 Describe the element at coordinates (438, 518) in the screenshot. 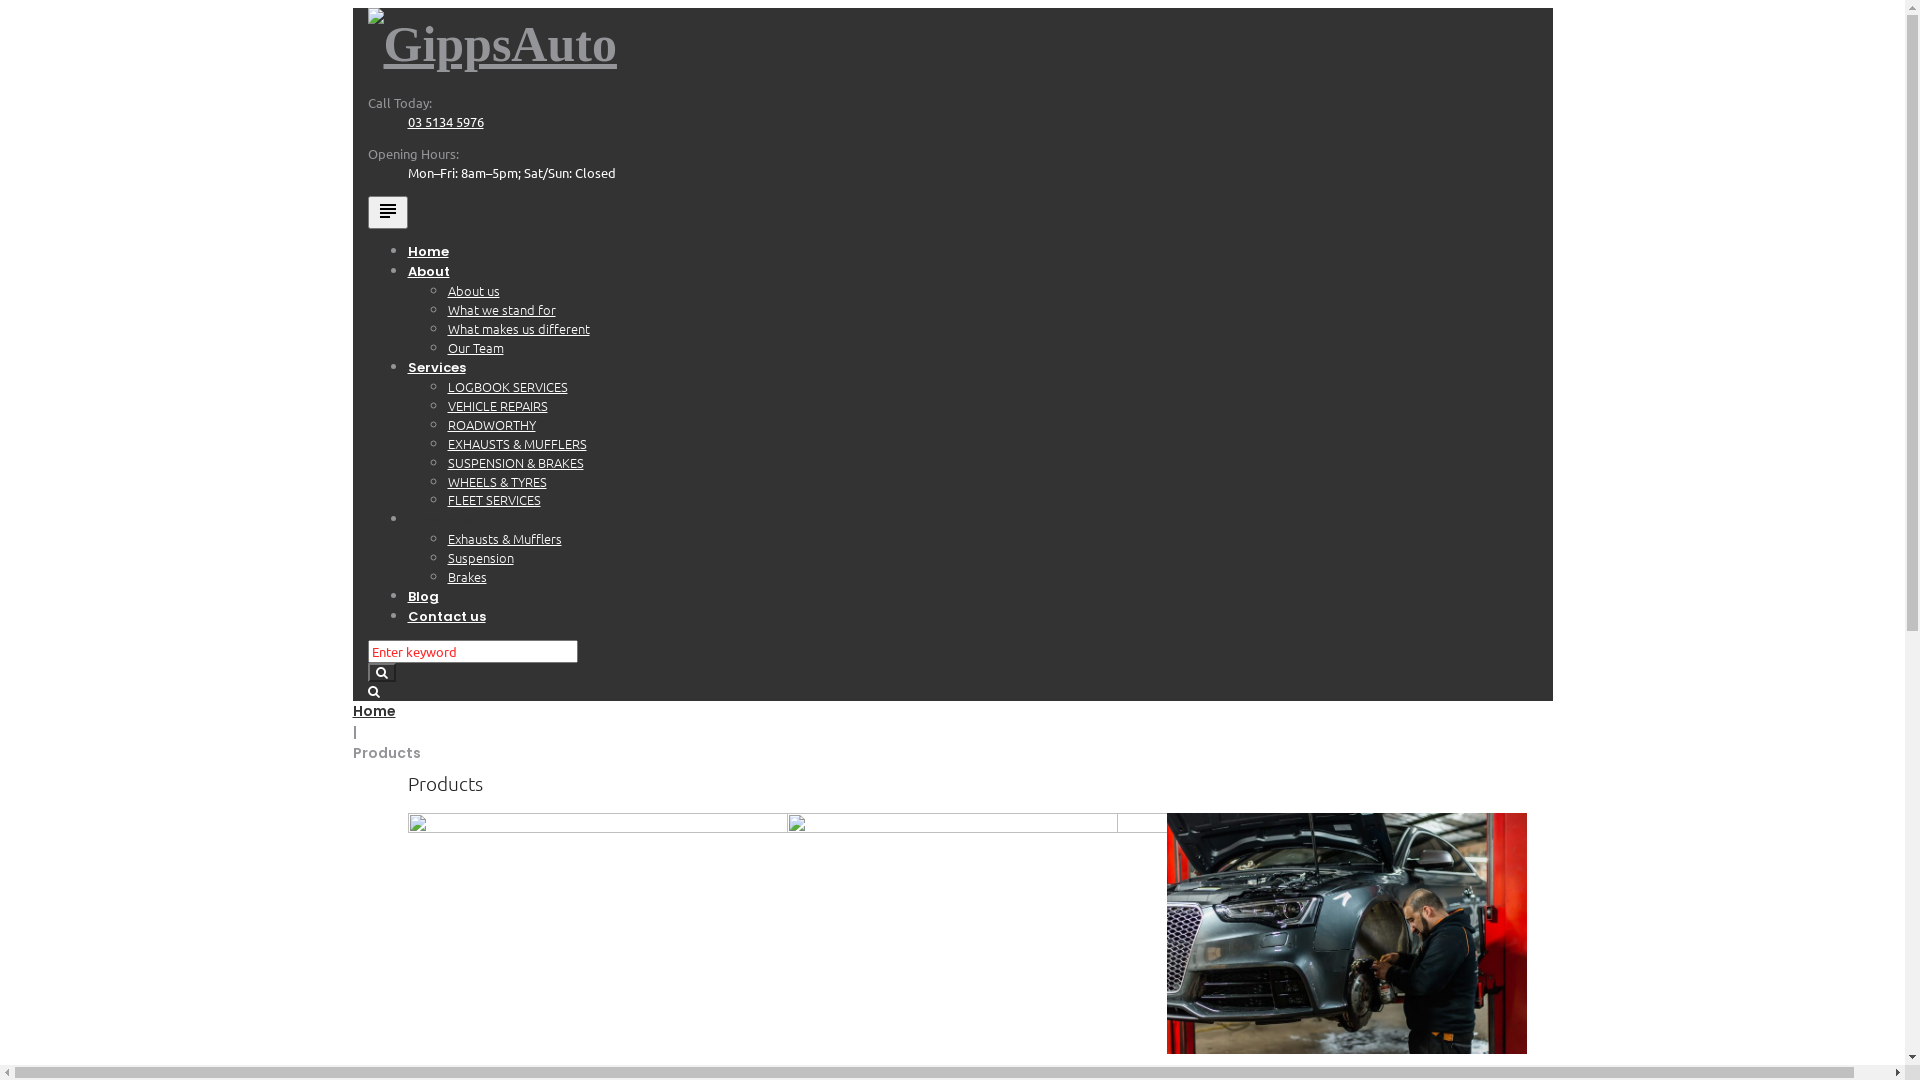

I see `'Products'` at that location.